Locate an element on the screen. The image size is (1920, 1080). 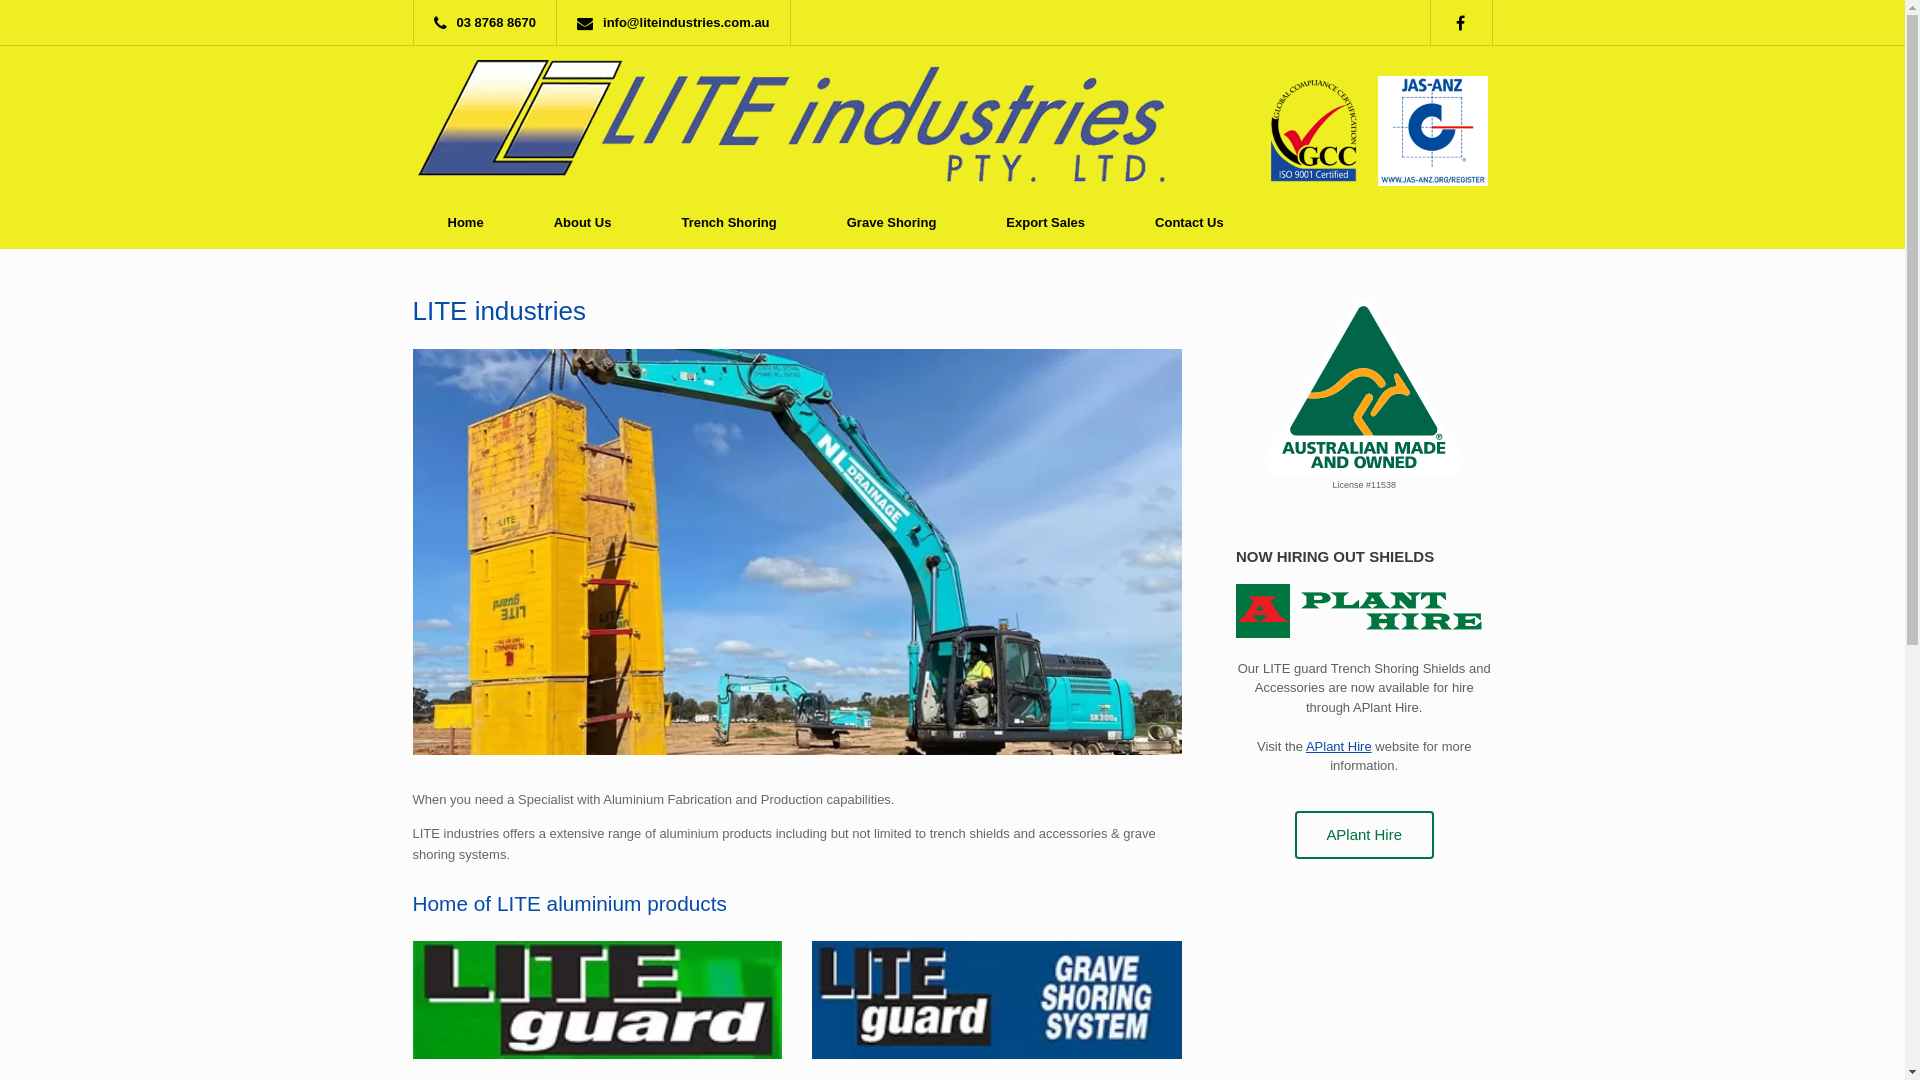
'03 8768 8670' is located at coordinates (490, 22).